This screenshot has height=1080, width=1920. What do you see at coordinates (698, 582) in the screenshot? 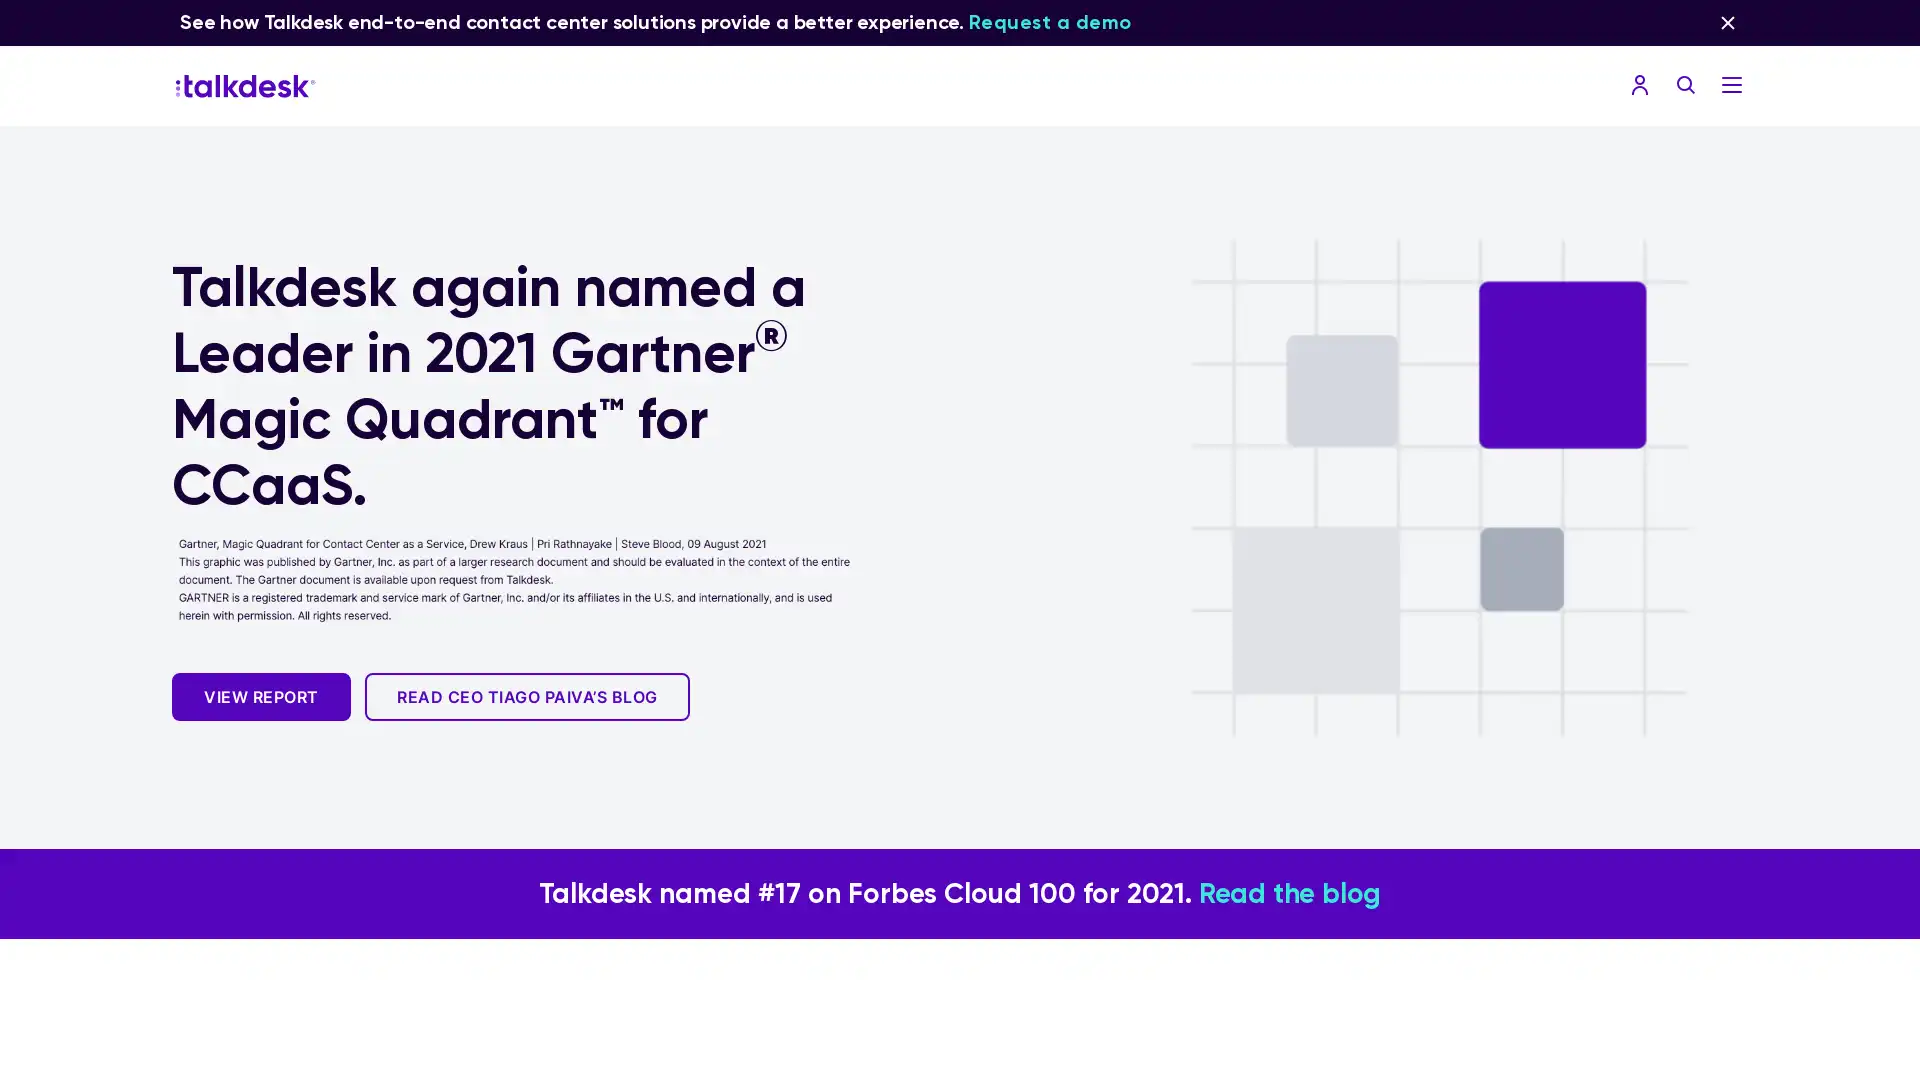
I see `Vendorlist` at bounding box center [698, 582].